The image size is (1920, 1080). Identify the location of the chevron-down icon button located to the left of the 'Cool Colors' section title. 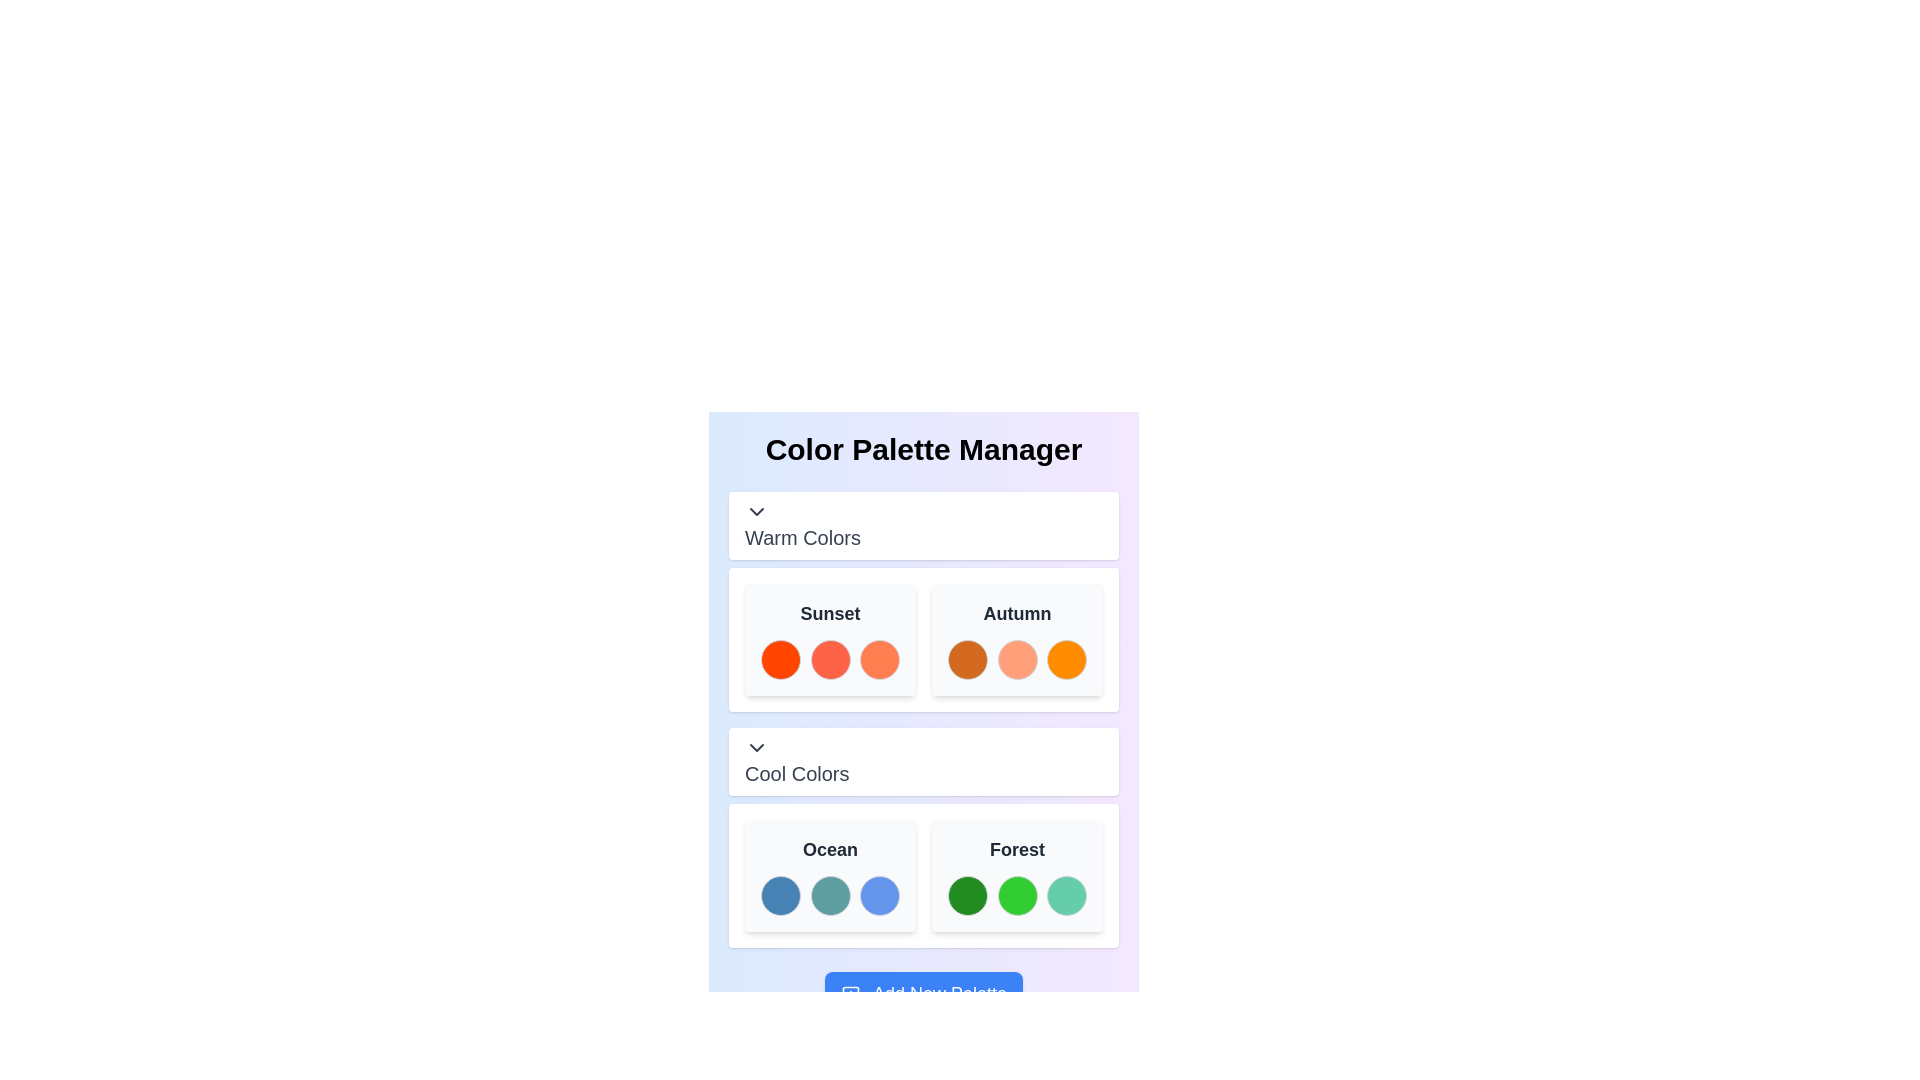
(756, 748).